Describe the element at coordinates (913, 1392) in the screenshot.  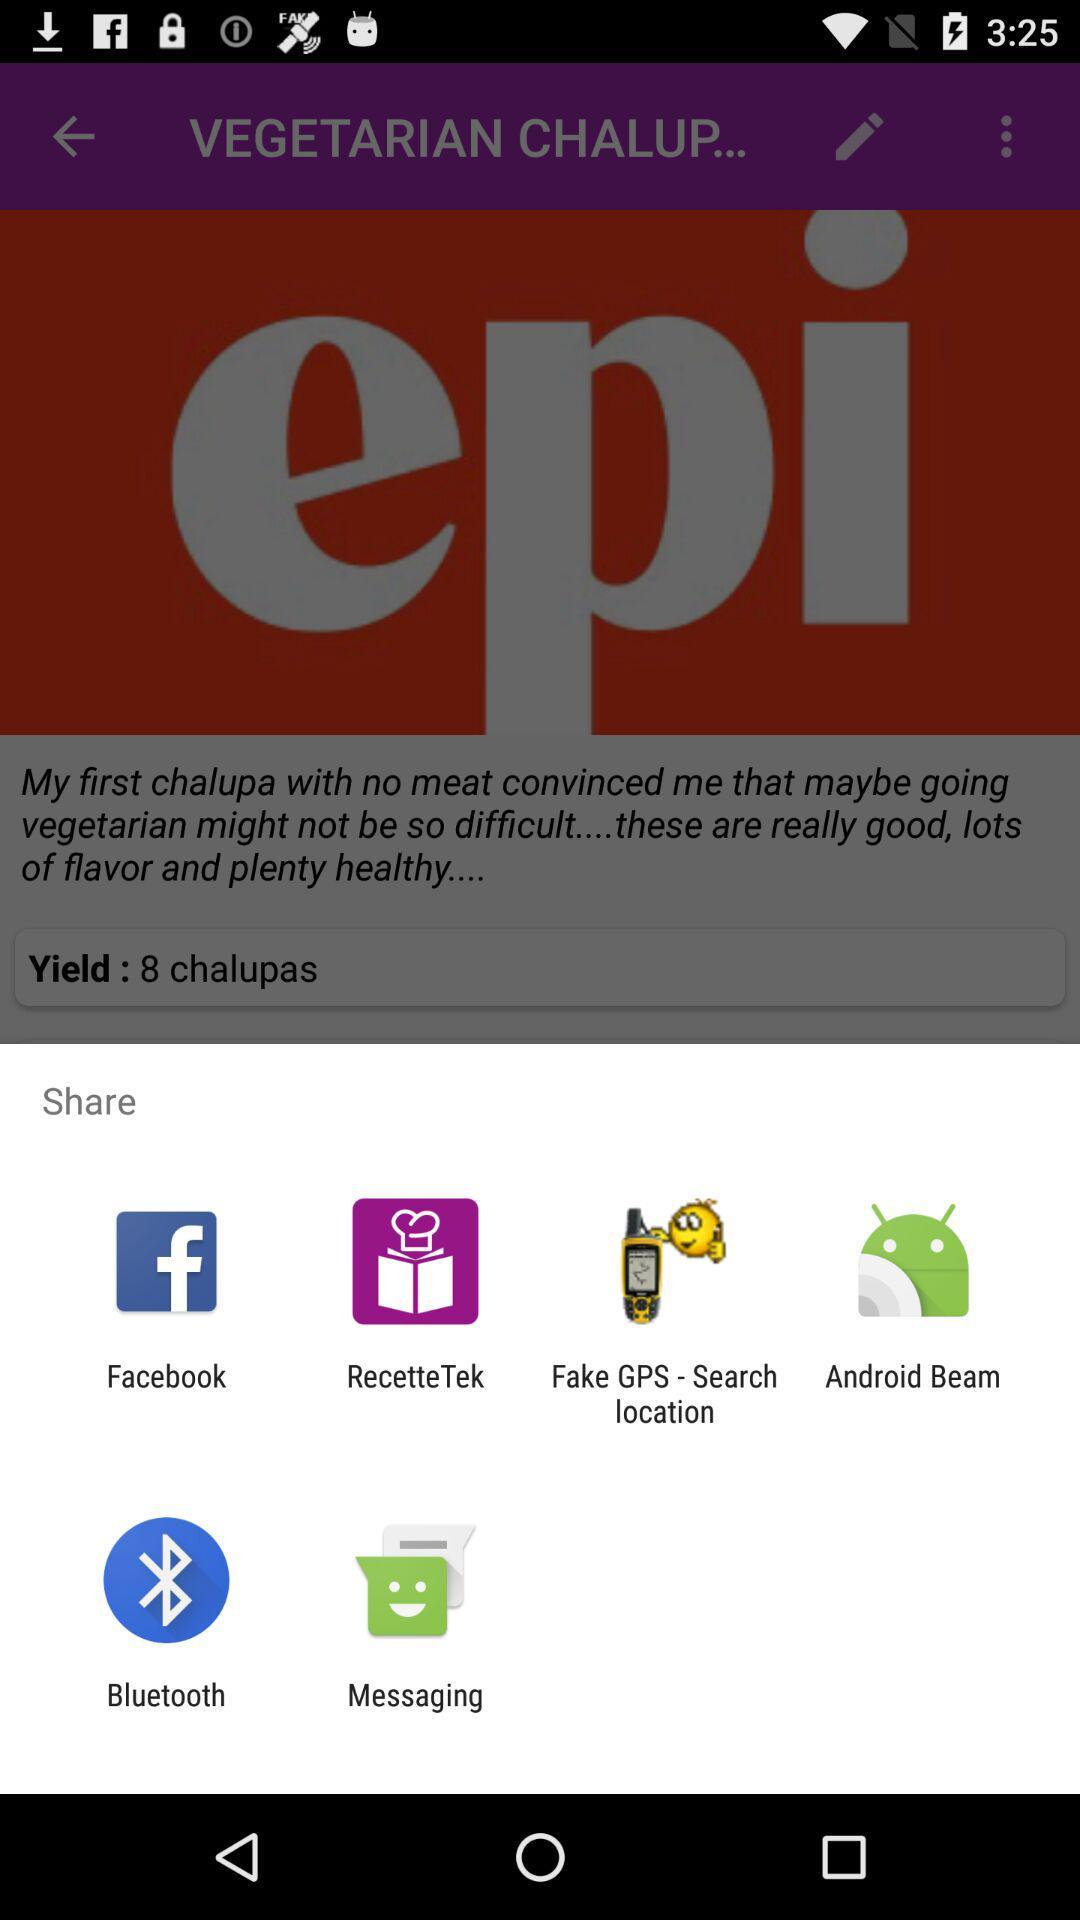
I see `the item to the right of fake gps search app` at that location.